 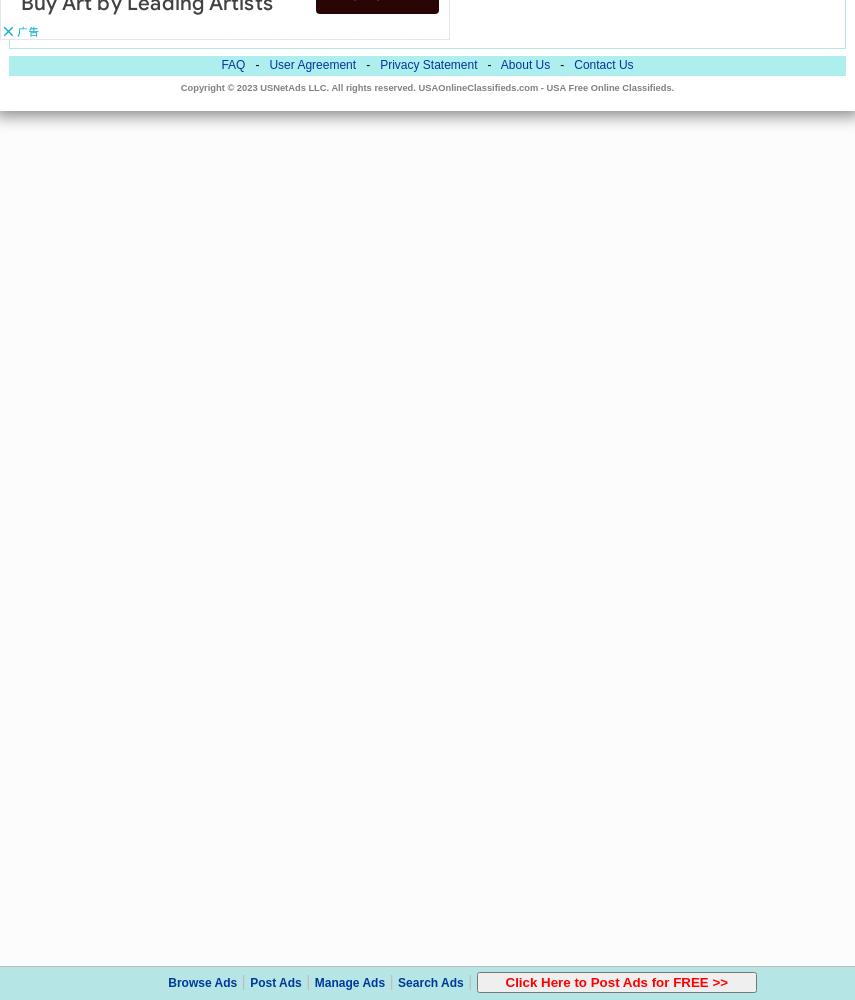 What do you see at coordinates (311, 64) in the screenshot?
I see `'User Agreement'` at bounding box center [311, 64].